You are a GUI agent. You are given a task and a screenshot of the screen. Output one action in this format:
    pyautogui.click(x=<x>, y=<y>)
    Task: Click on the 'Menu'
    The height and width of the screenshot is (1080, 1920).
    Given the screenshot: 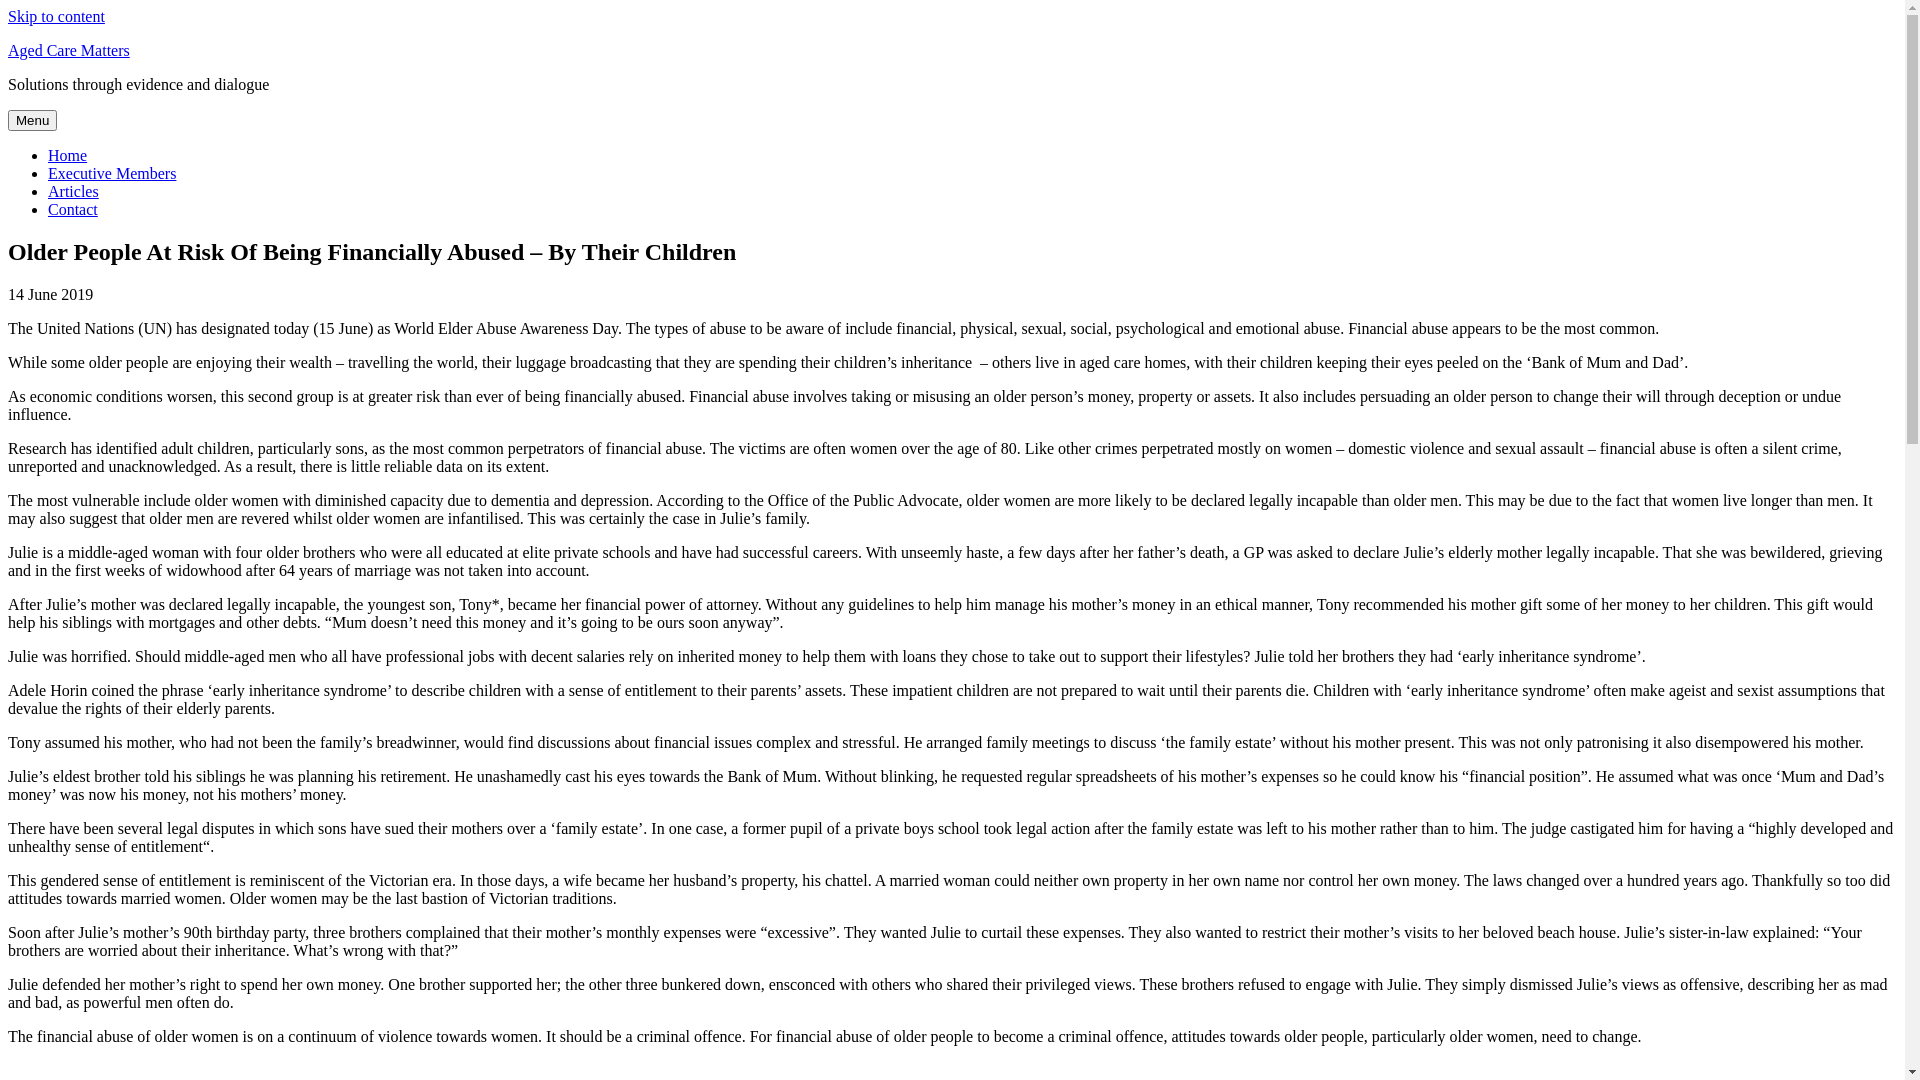 What is the action you would take?
    pyautogui.click(x=8, y=120)
    